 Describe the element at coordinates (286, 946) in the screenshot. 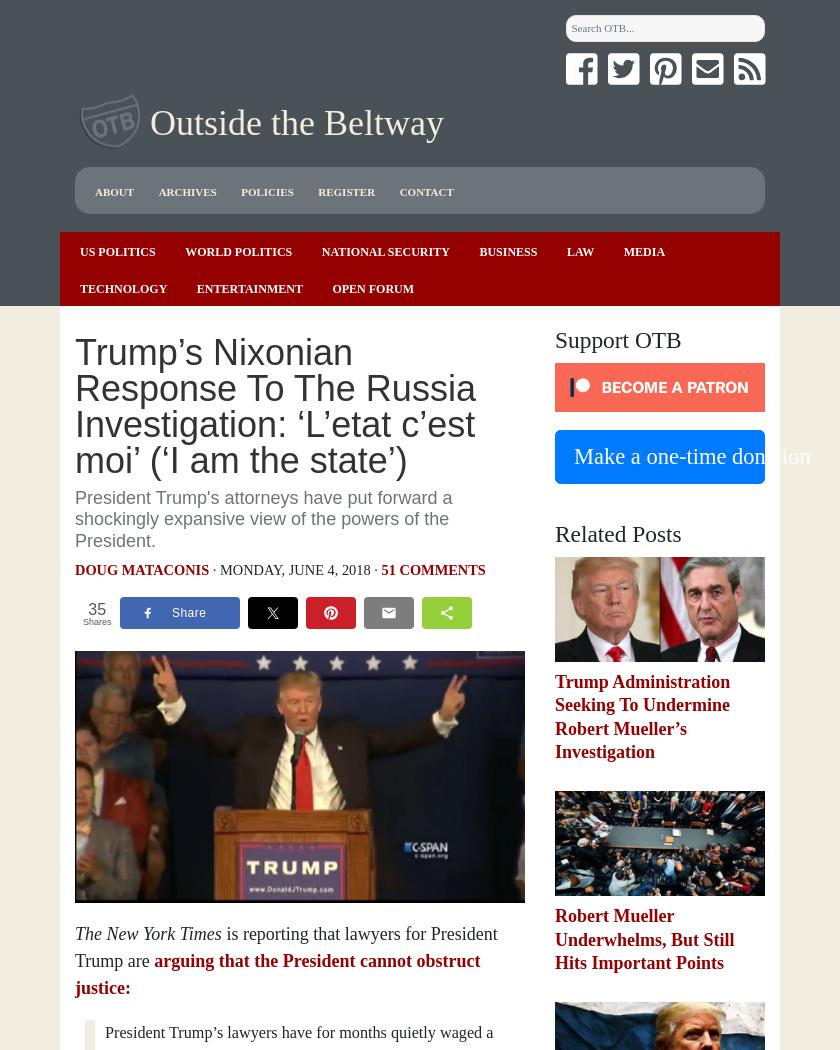

I see `'is reporting that lawyers for President Trump are'` at that location.